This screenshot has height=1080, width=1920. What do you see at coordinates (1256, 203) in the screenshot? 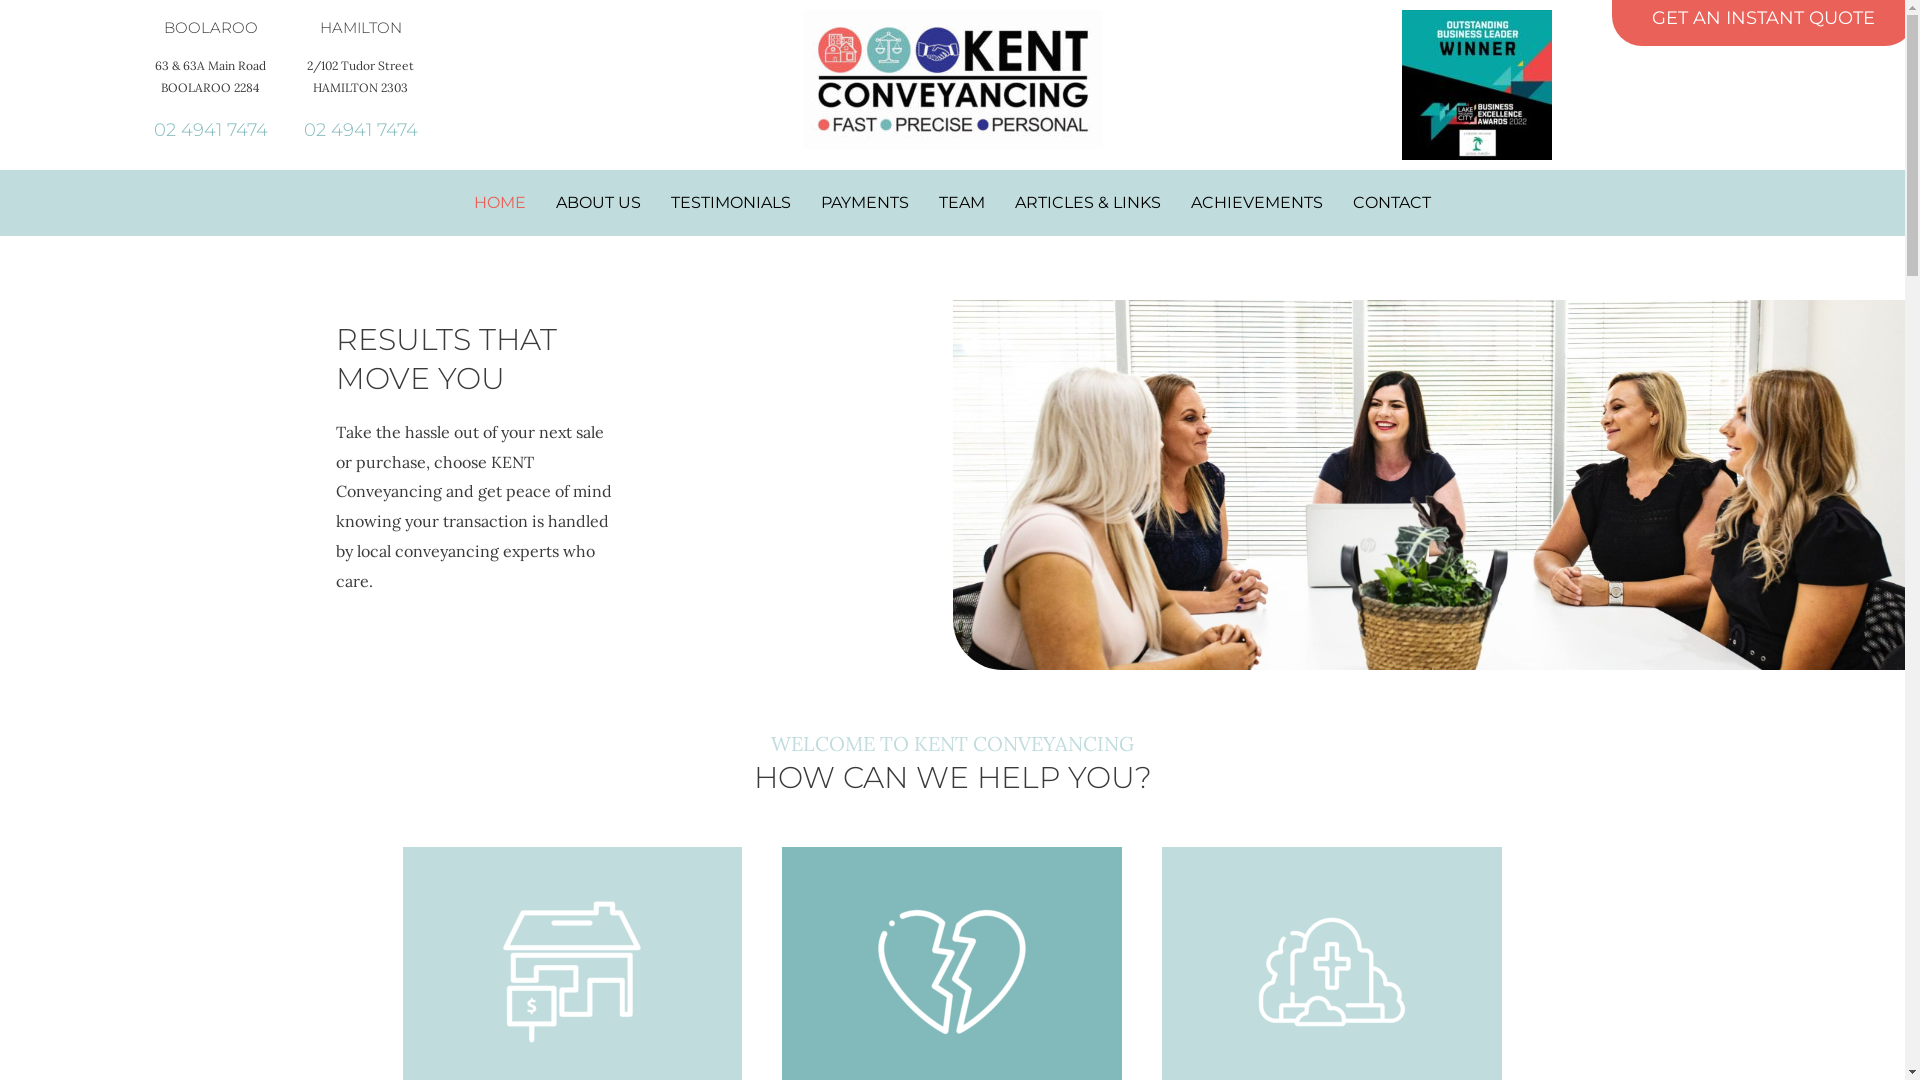
I see `'ACHIEVEMENTS'` at bounding box center [1256, 203].